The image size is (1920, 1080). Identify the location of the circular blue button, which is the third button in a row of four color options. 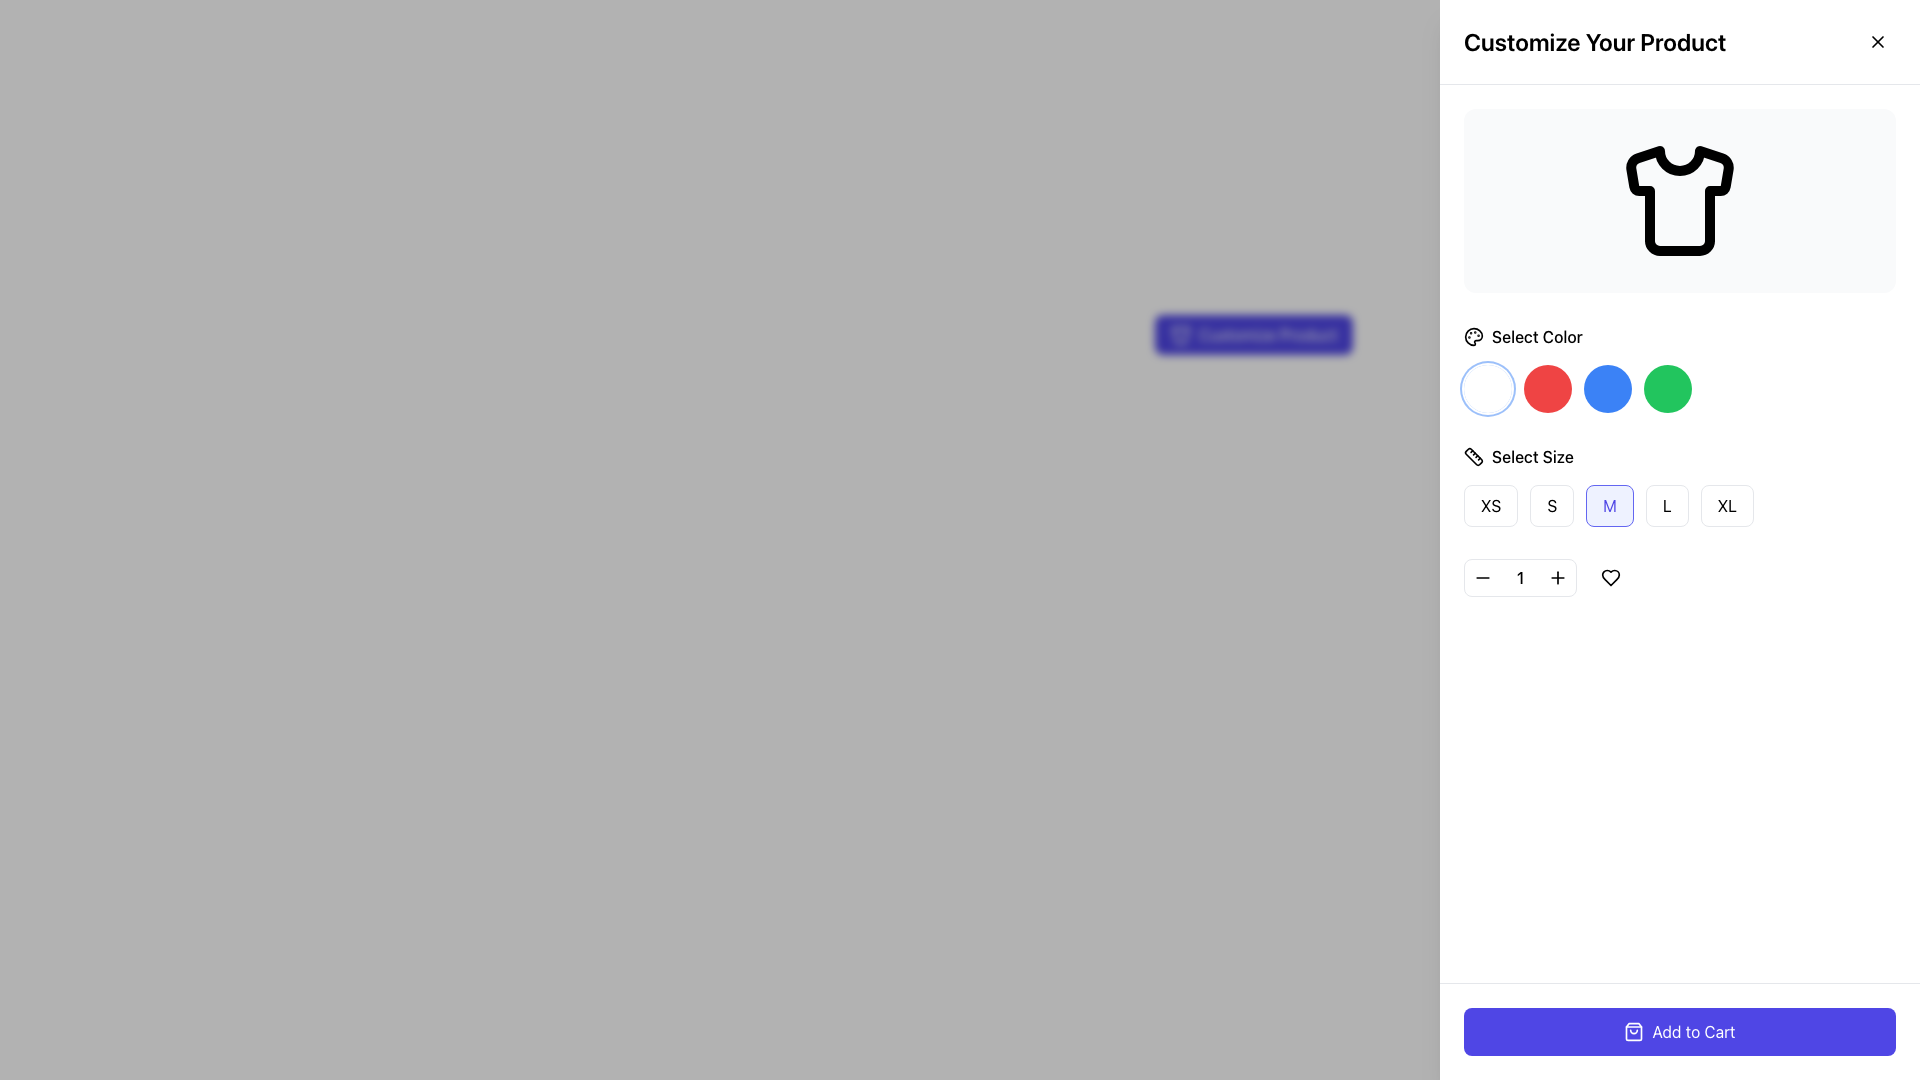
(1608, 389).